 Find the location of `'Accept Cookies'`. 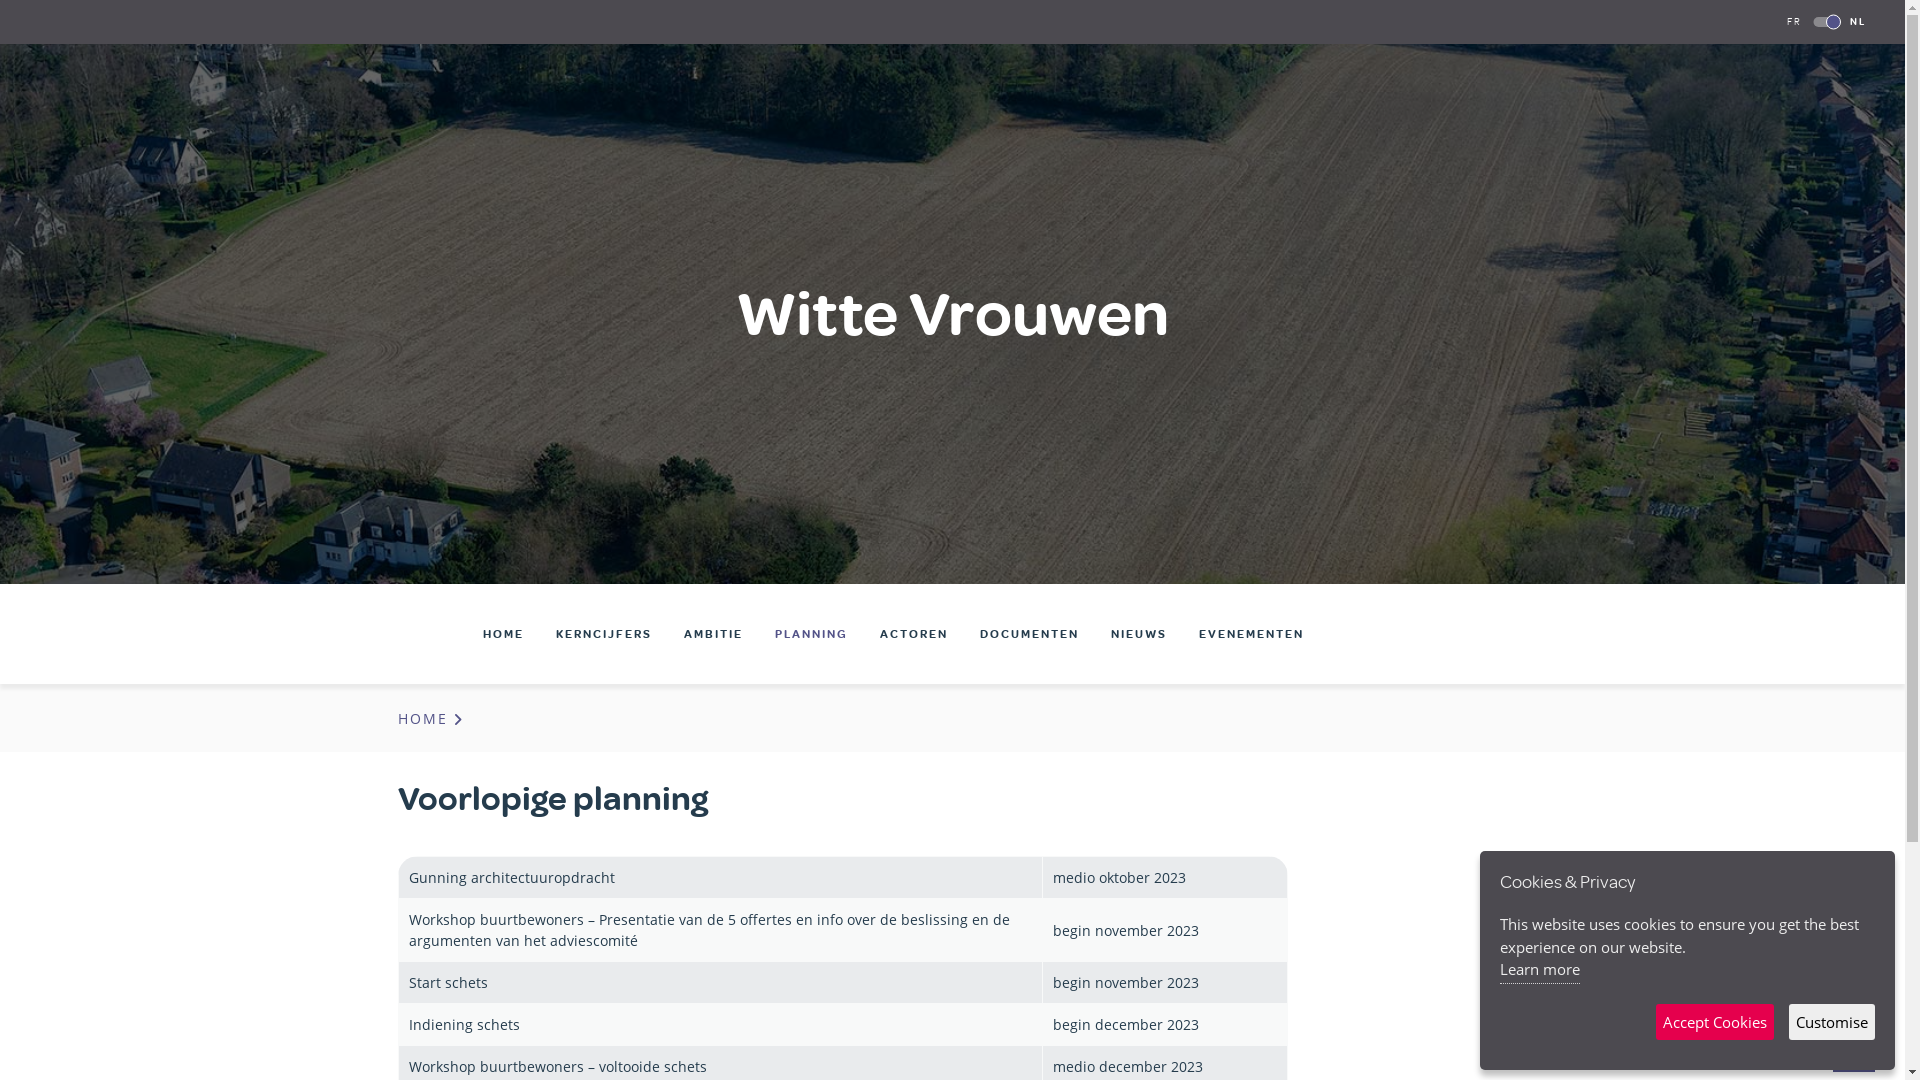

'Accept Cookies' is located at coordinates (1713, 1022).